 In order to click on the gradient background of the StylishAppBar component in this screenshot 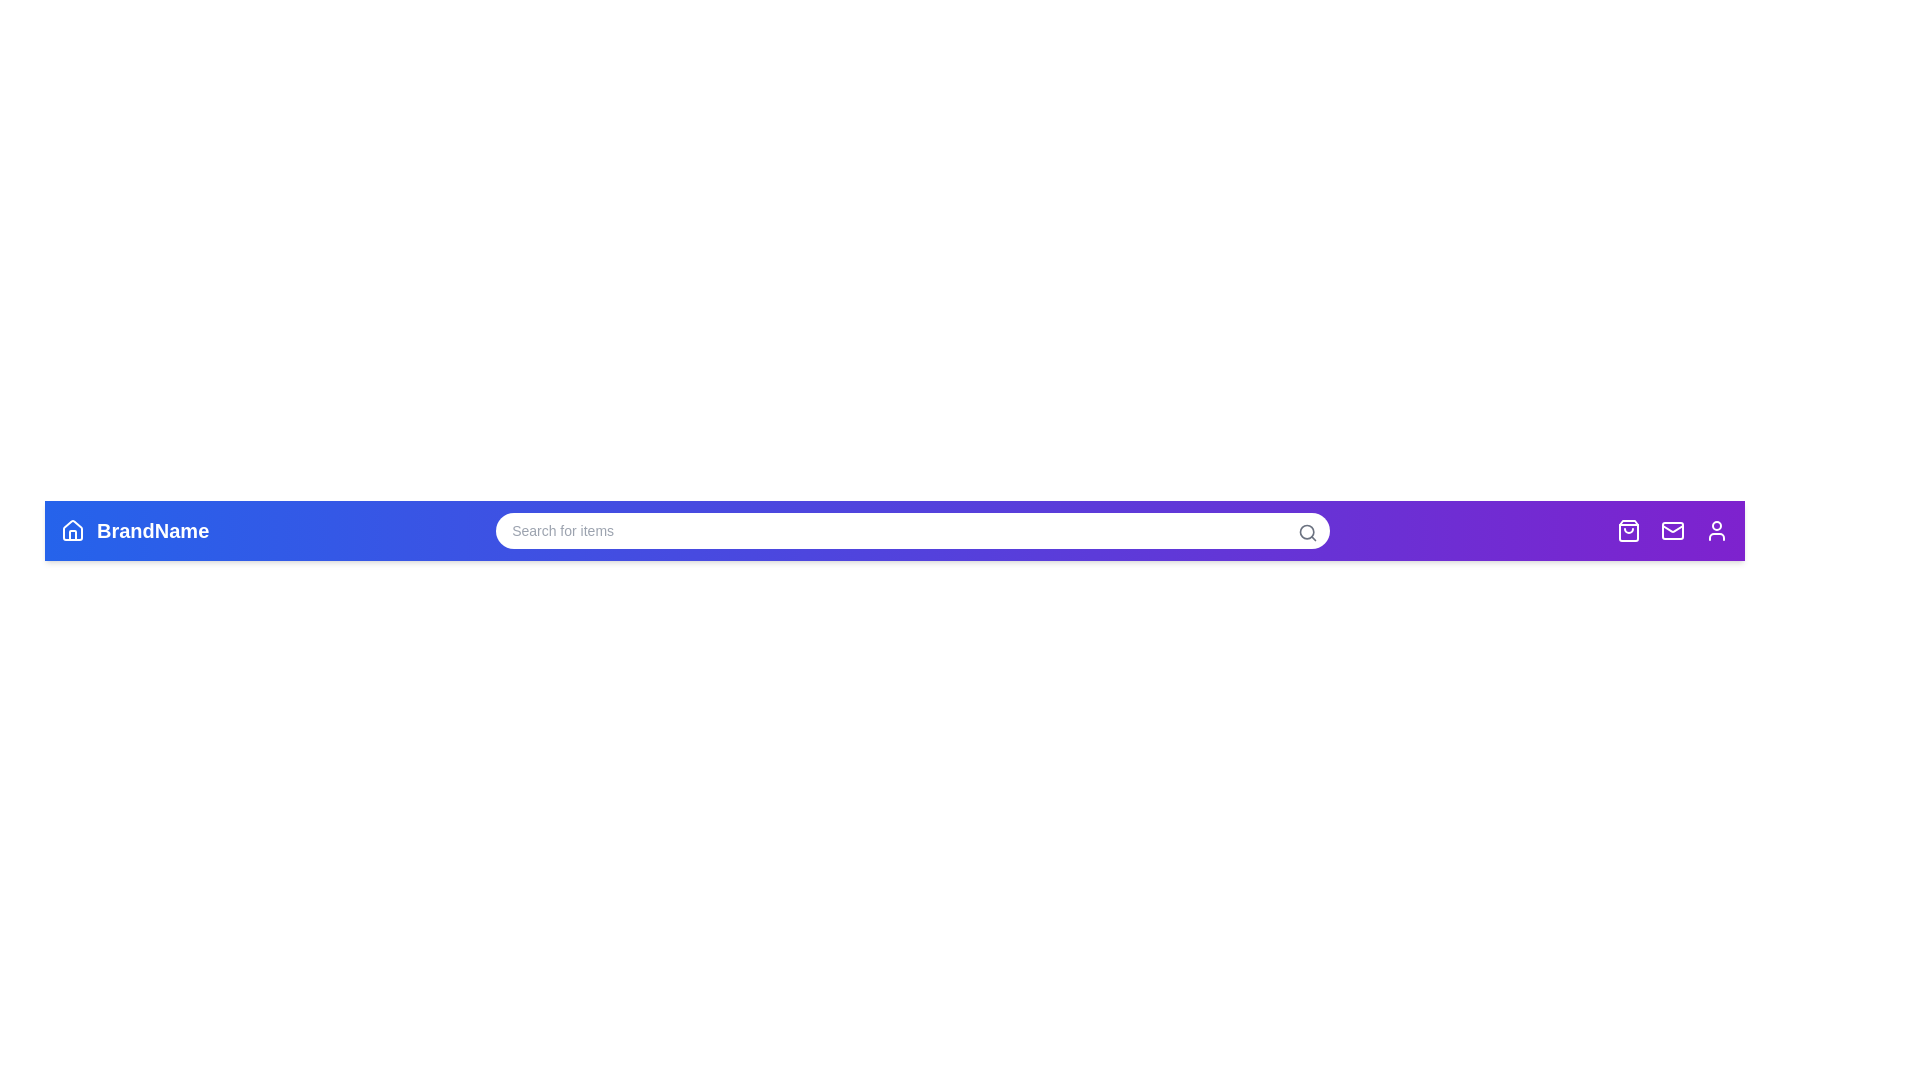, I will do `click(767, 530)`.